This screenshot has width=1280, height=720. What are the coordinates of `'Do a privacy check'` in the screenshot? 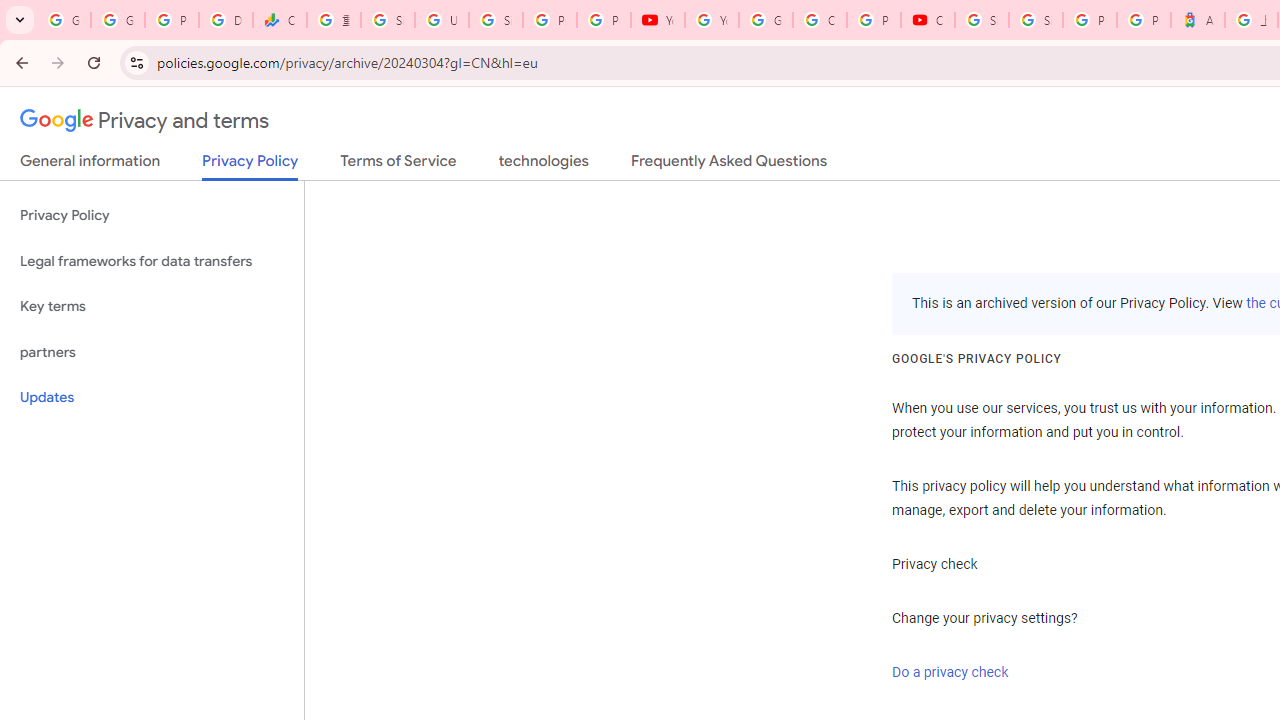 It's located at (949, 672).